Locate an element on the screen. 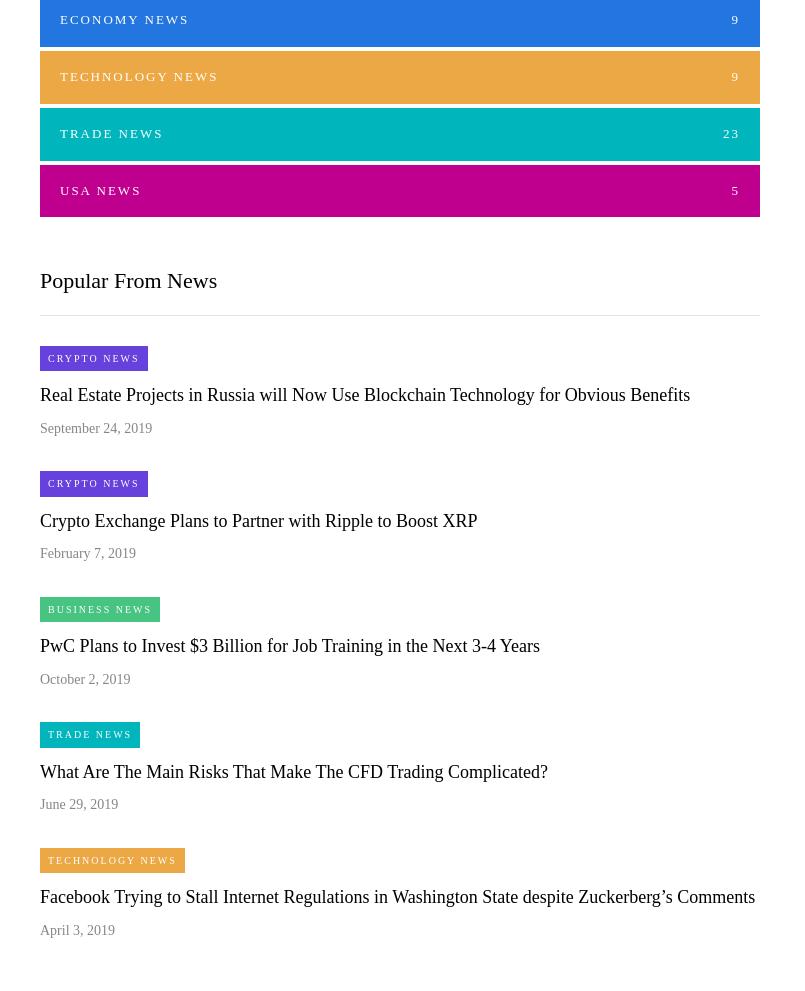  'Popular From News' is located at coordinates (128, 279).